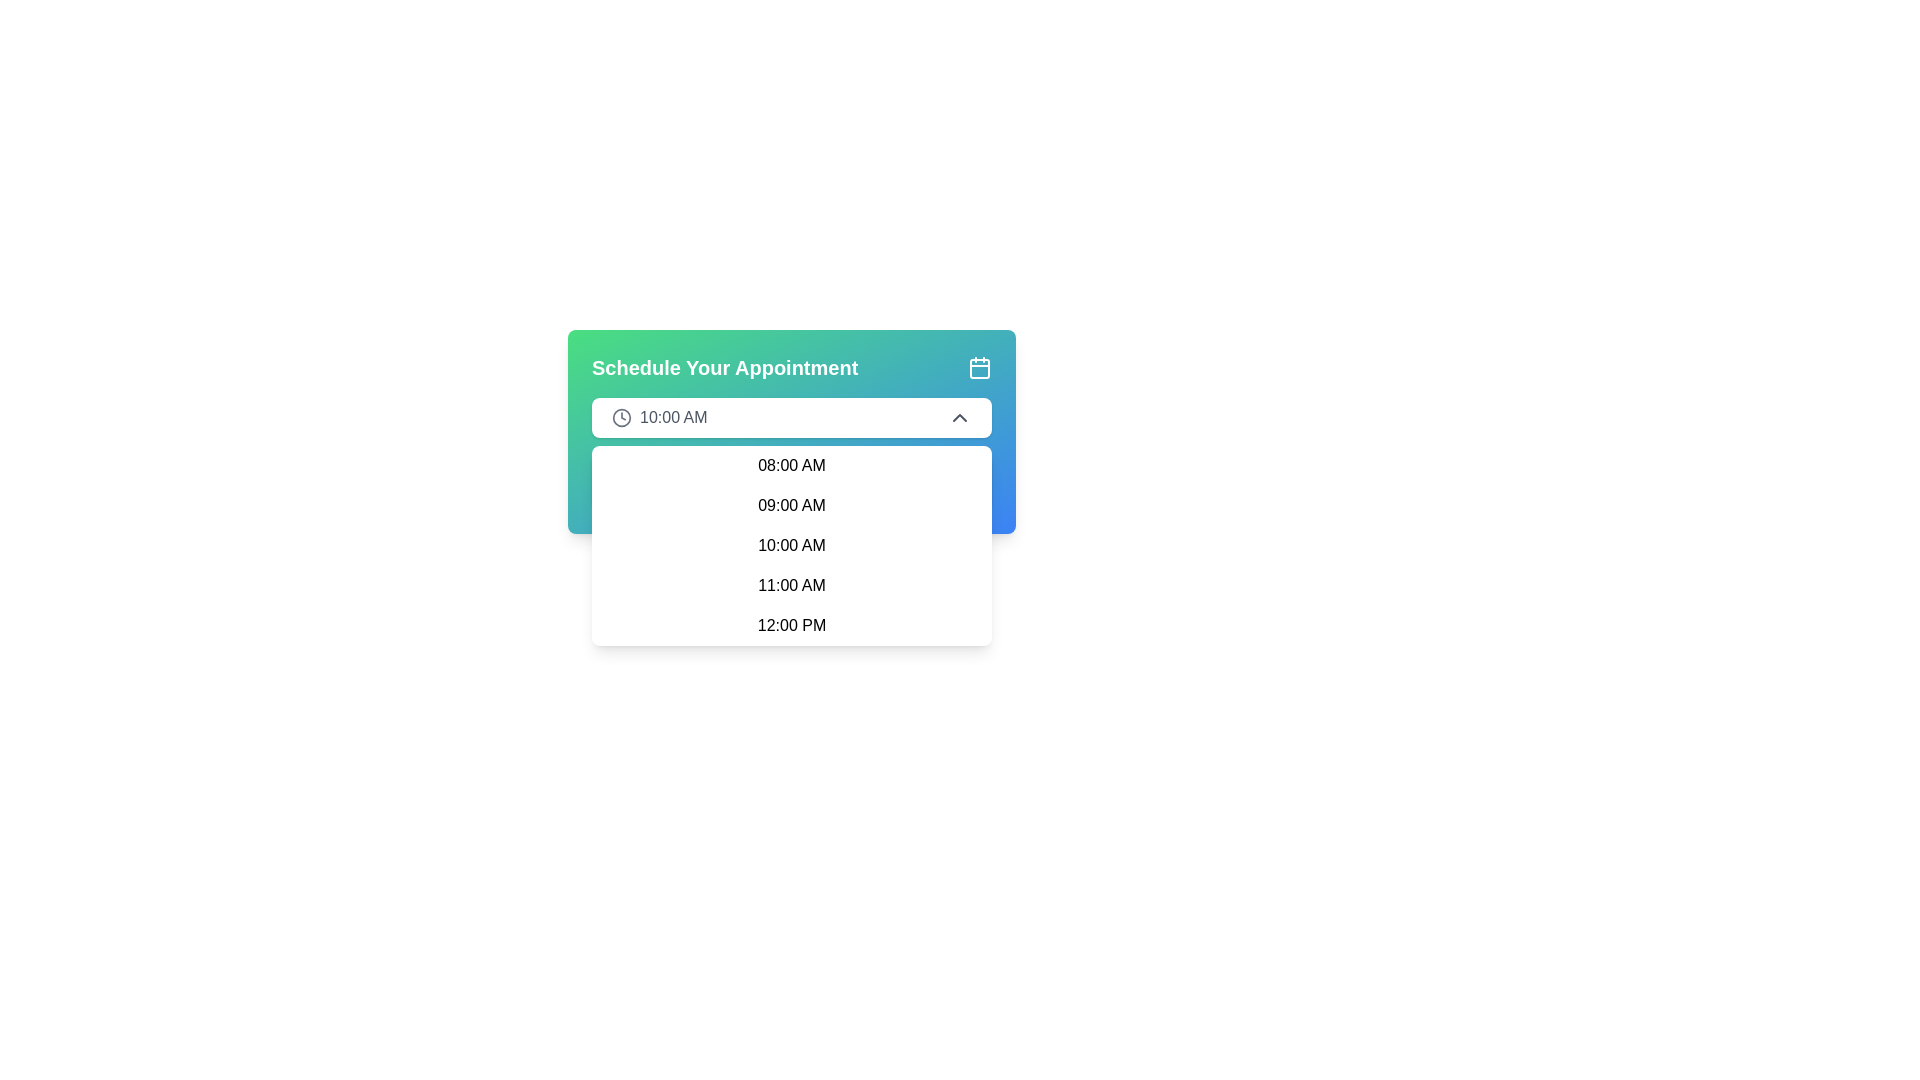  Describe the element at coordinates (791, 504) in the screenshot. I see `the second option in the dropdown menu that allows the user to select the time '09:00 AM' for appointment scheduling` at that location.